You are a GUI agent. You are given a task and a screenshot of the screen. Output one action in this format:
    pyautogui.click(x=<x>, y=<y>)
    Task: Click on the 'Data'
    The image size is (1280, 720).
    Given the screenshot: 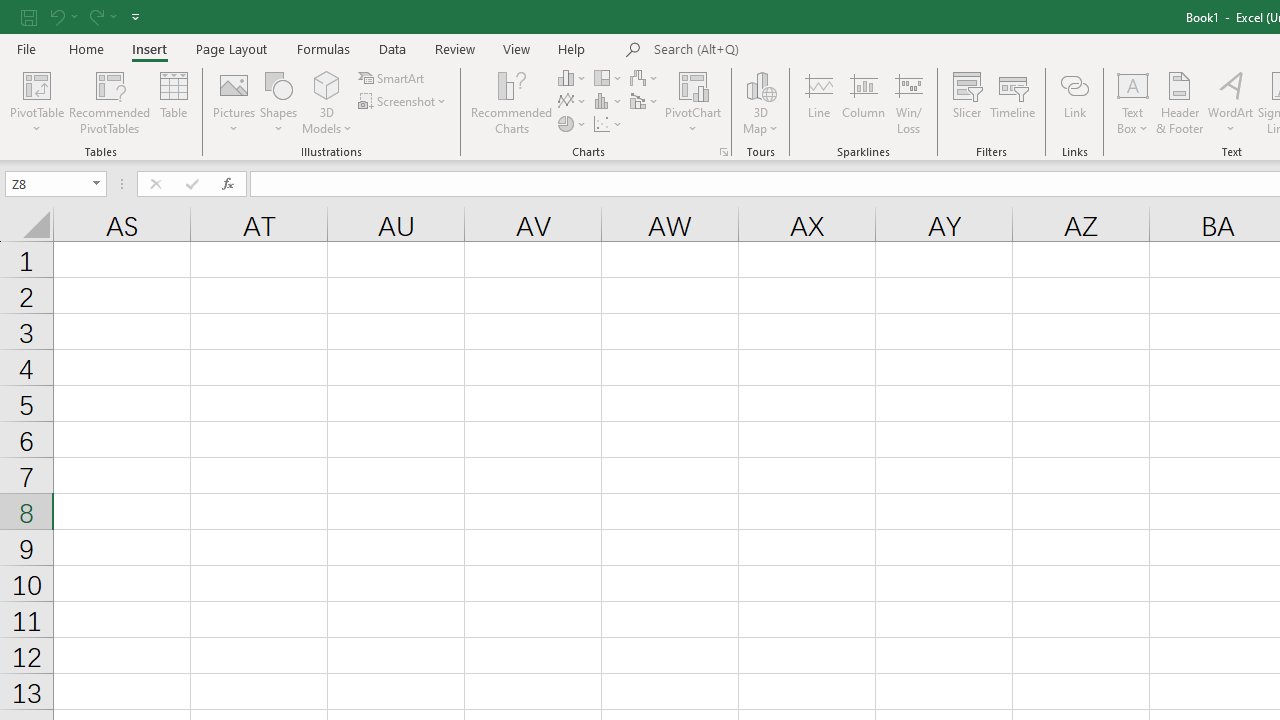 What is the action you would take?
    pyautogui.click(x=392, y=48)
    